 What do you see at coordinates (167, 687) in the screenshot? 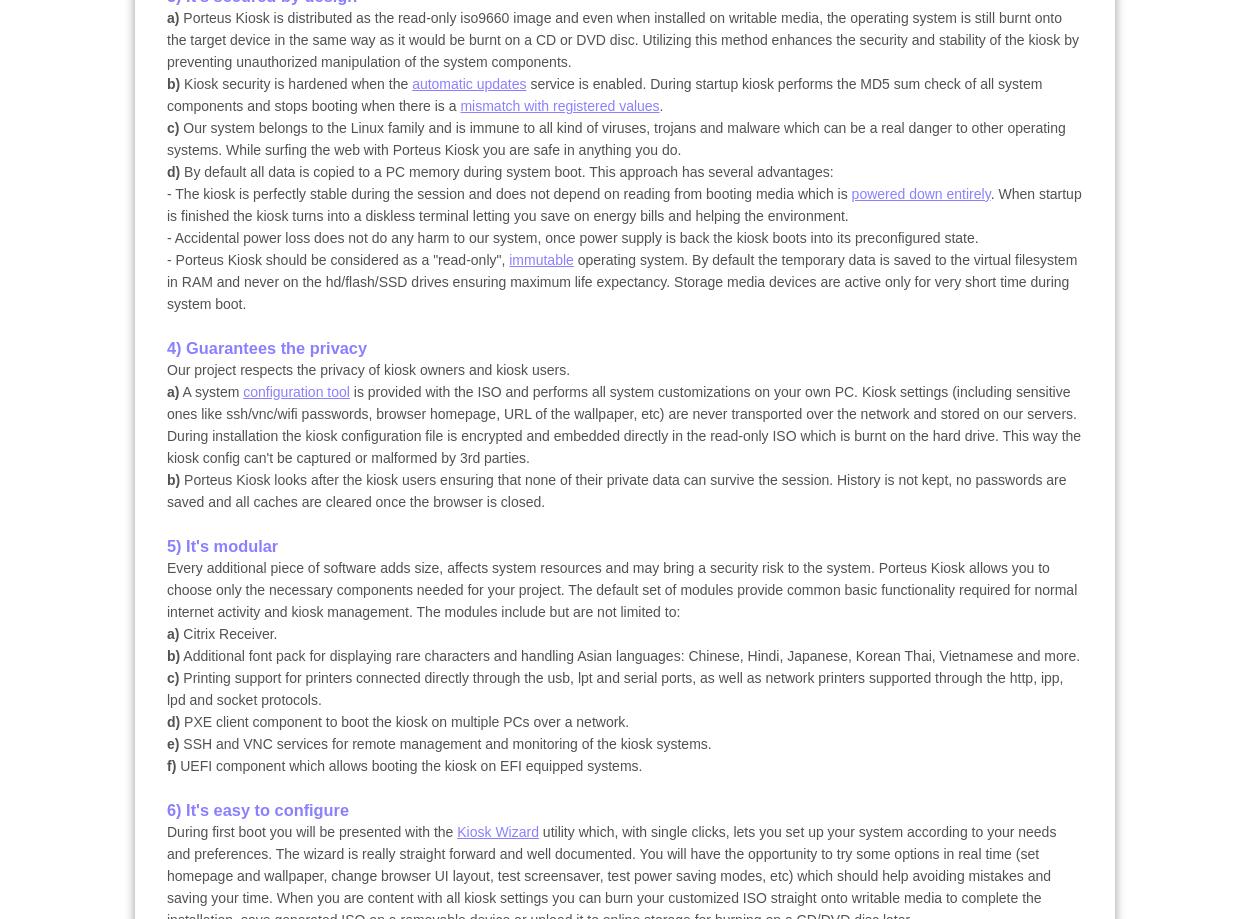
I see `'Printing support for printers connected directly through the usb, lpt and serial ports, as well as network printers supported through the http, ipp, lpd and socket protocols.'` at bounding box center [167, 687].